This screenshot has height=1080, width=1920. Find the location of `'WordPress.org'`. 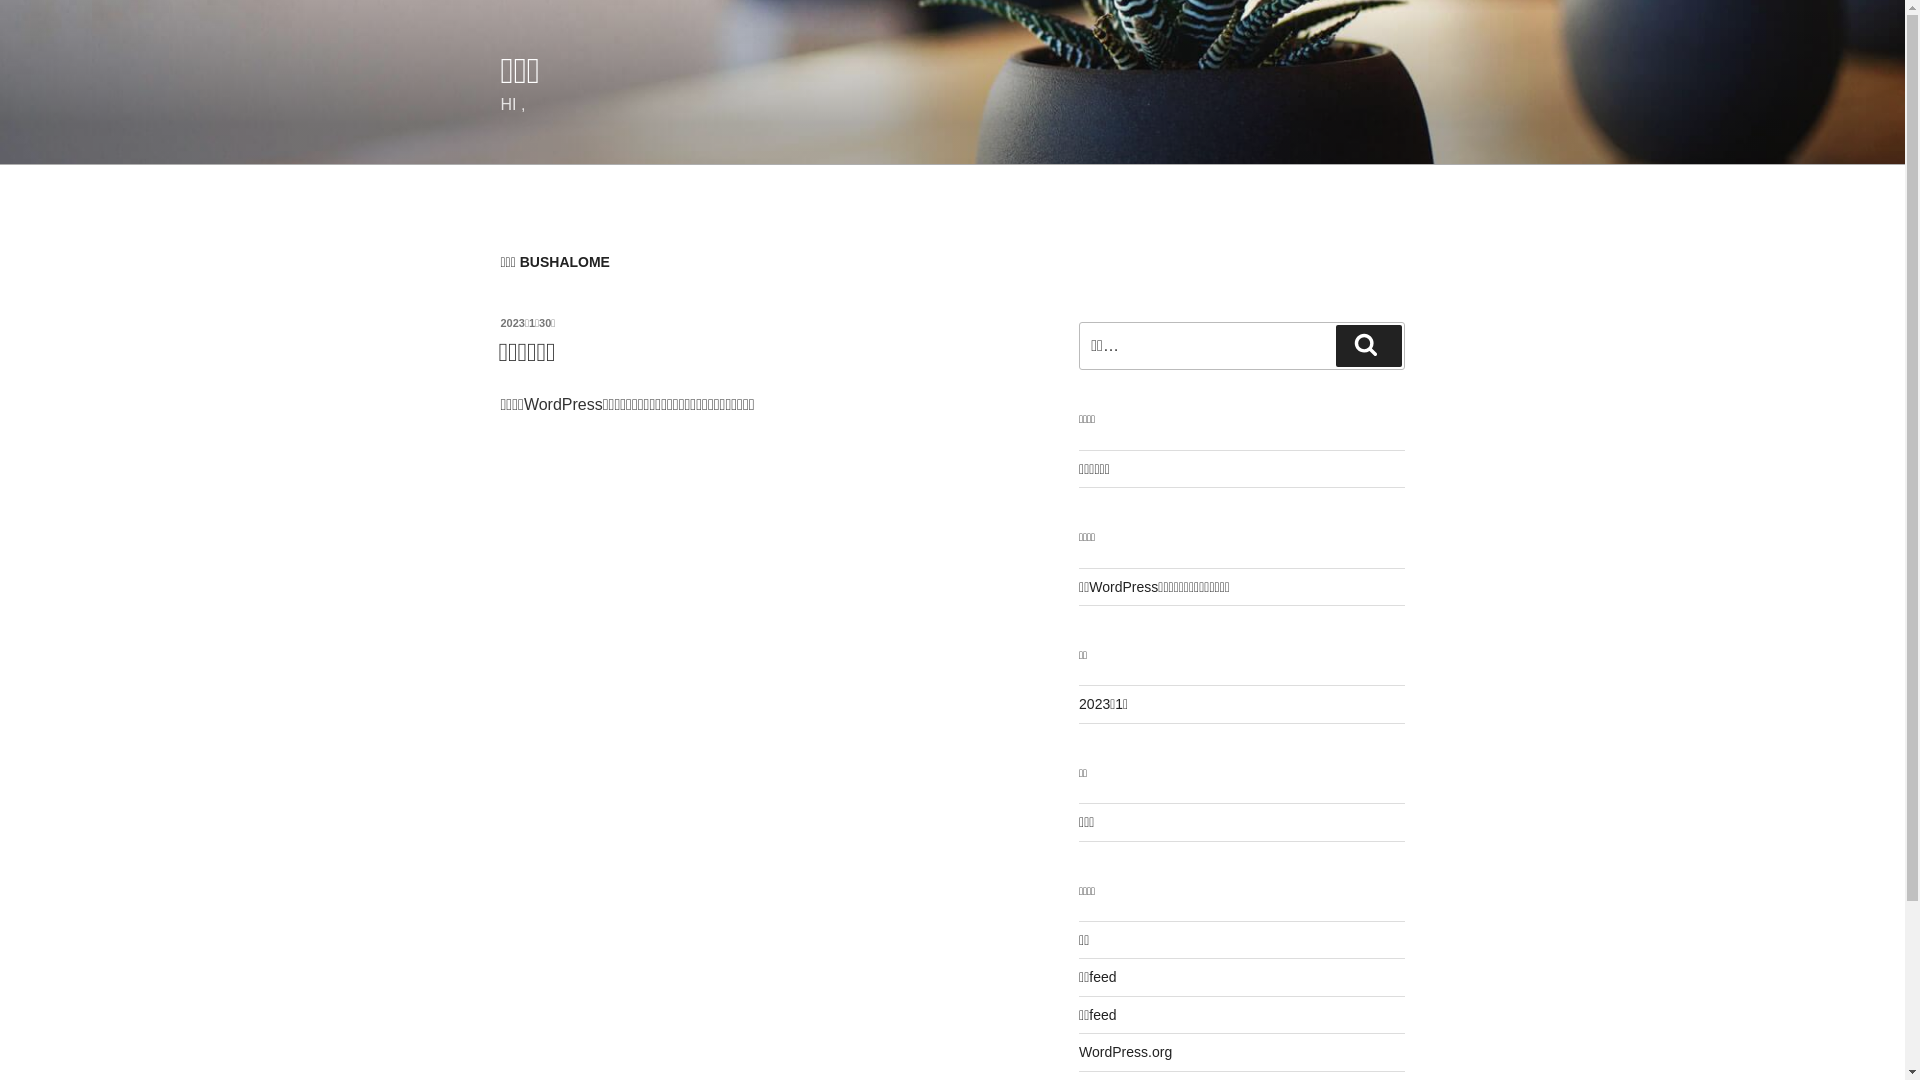

'WordPress.org' is located at coordinates (1078, 1051).